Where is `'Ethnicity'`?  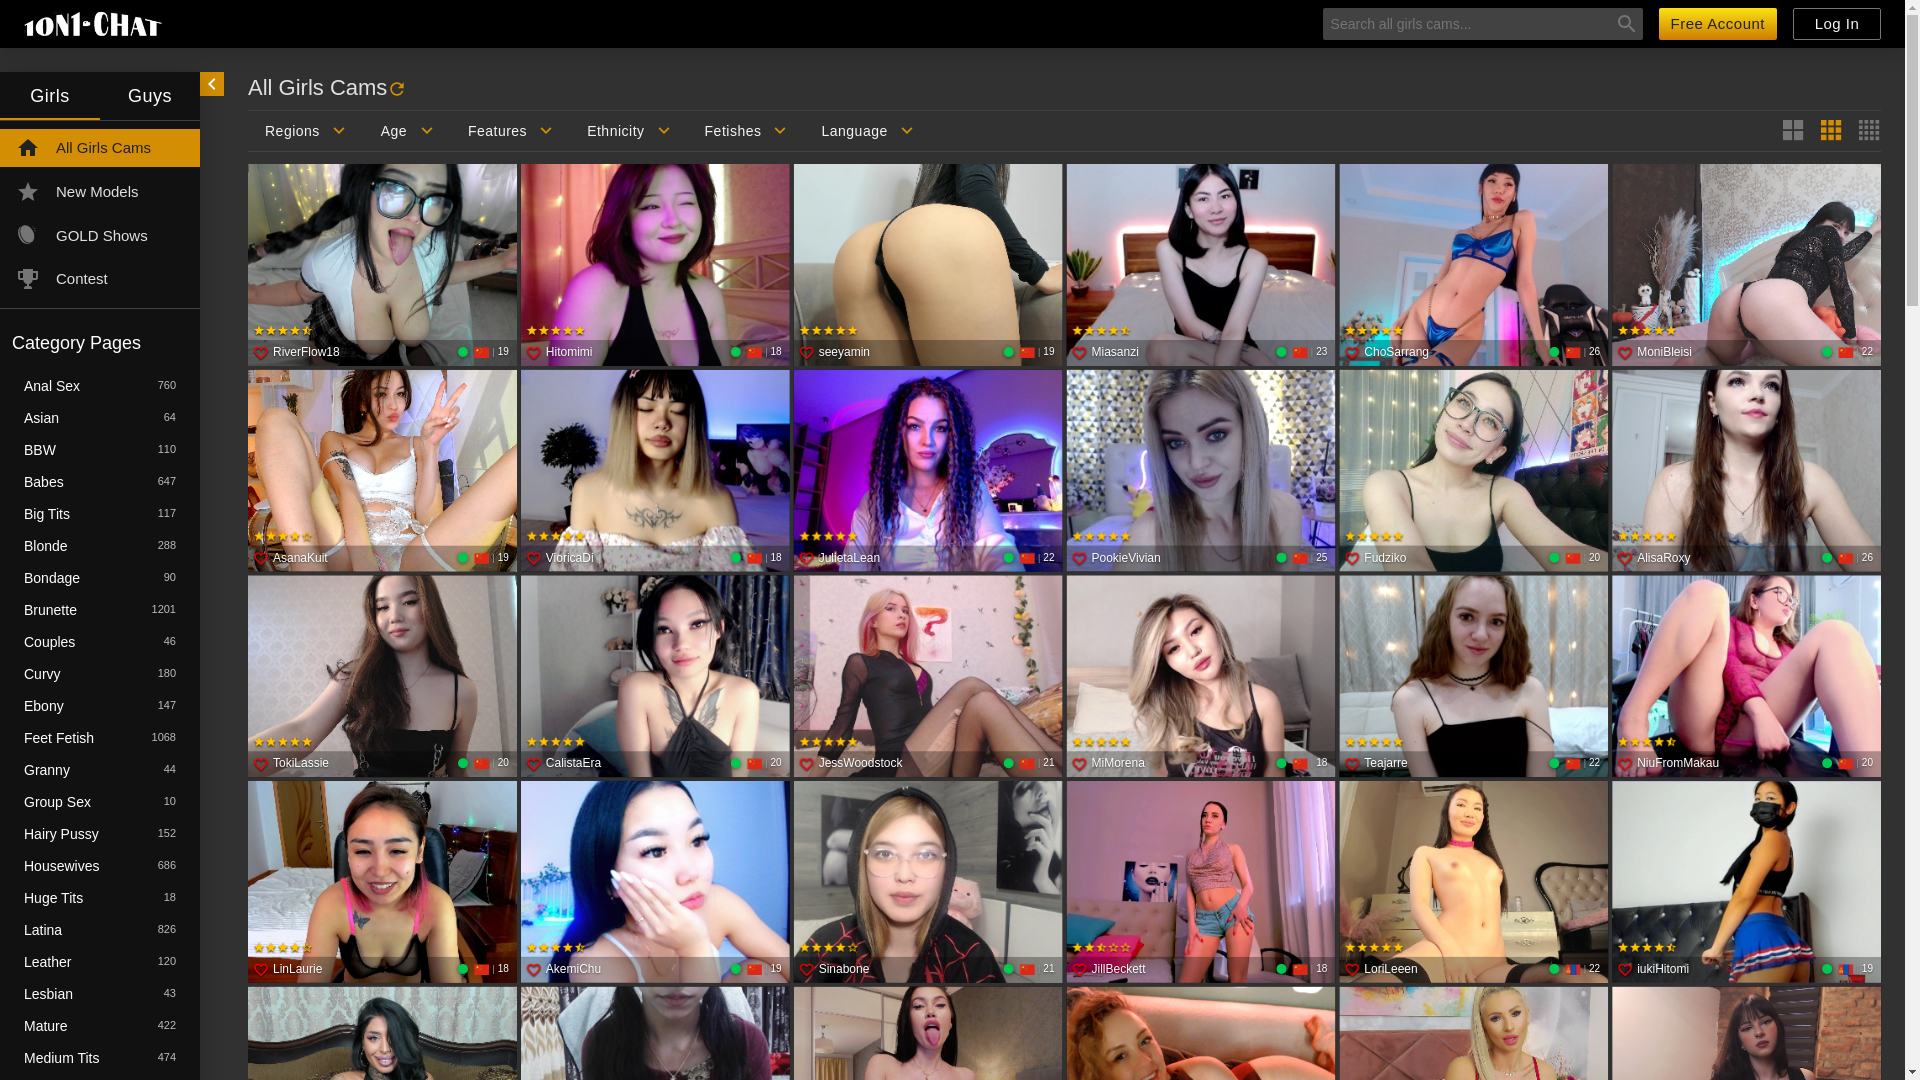
'Ethnicity' is located at coordinates (627, 131).